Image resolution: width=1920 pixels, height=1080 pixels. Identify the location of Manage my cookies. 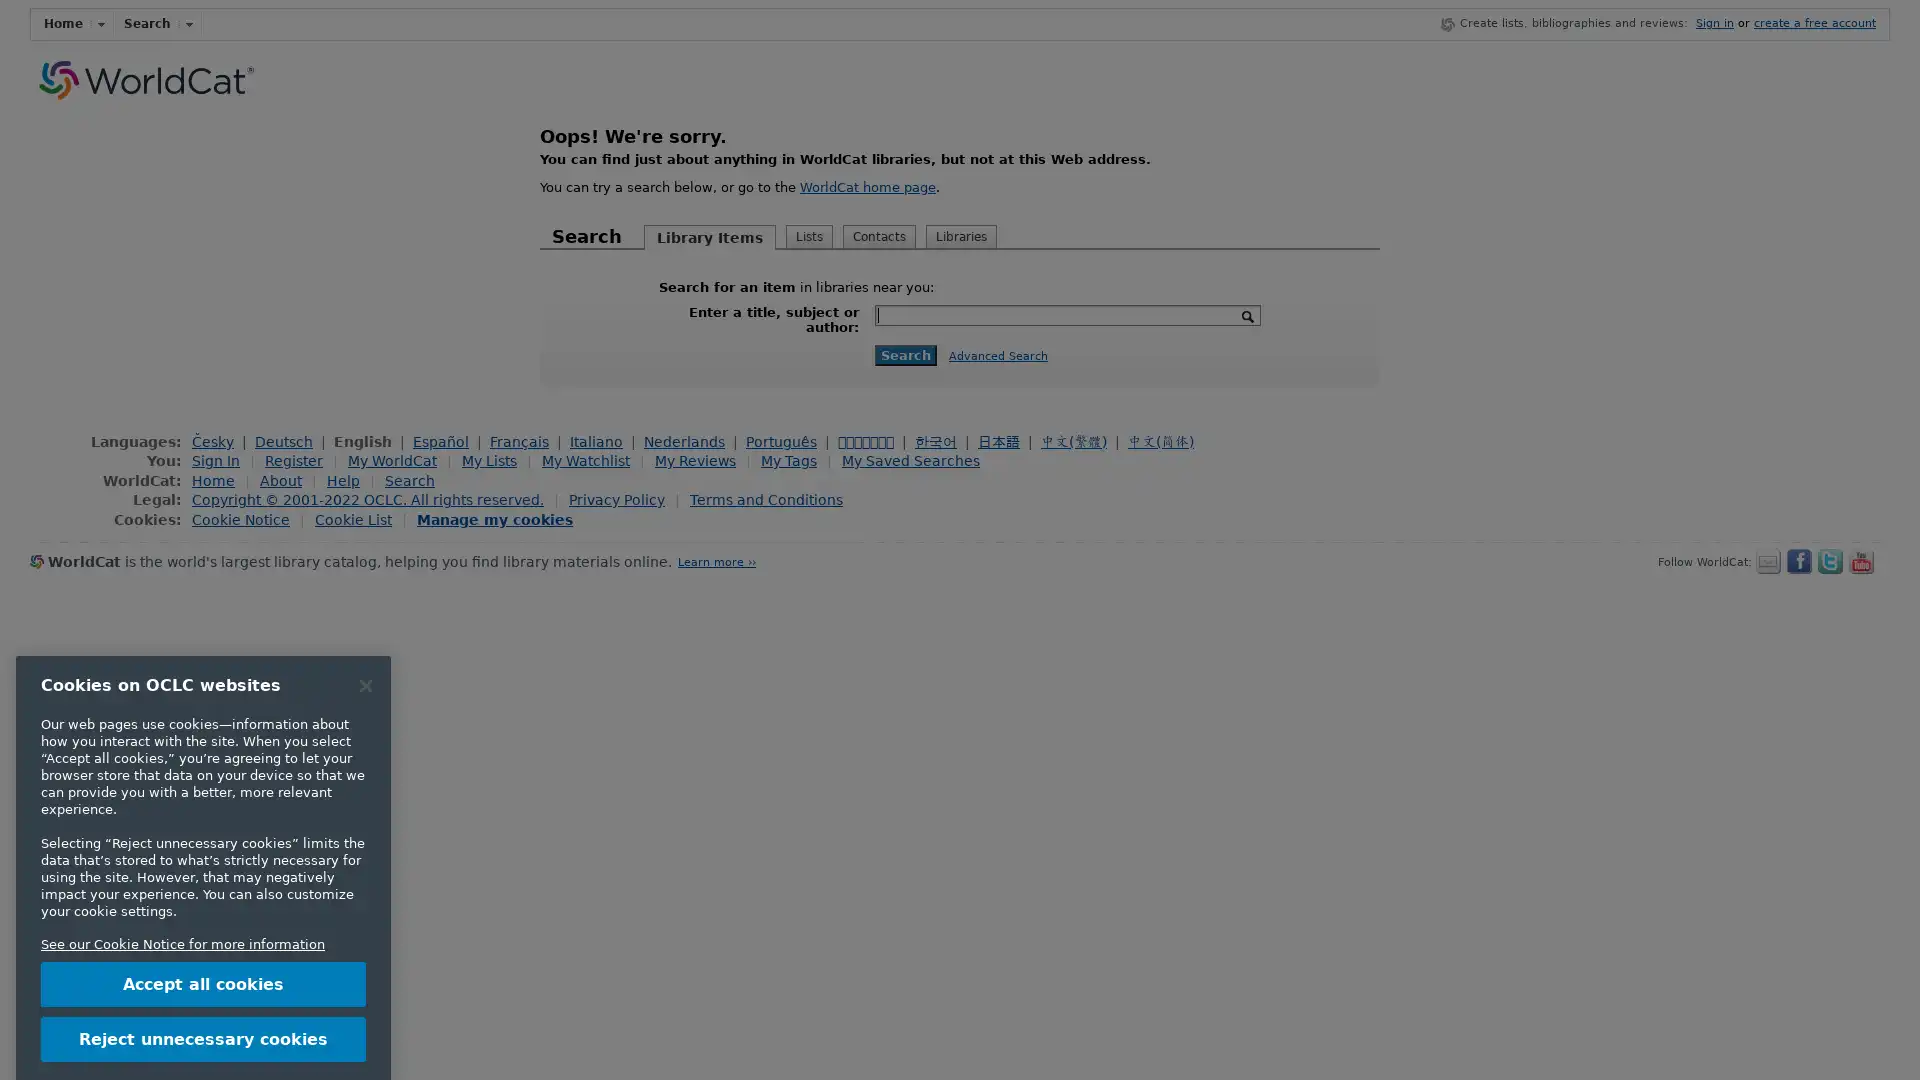
(494, 518).